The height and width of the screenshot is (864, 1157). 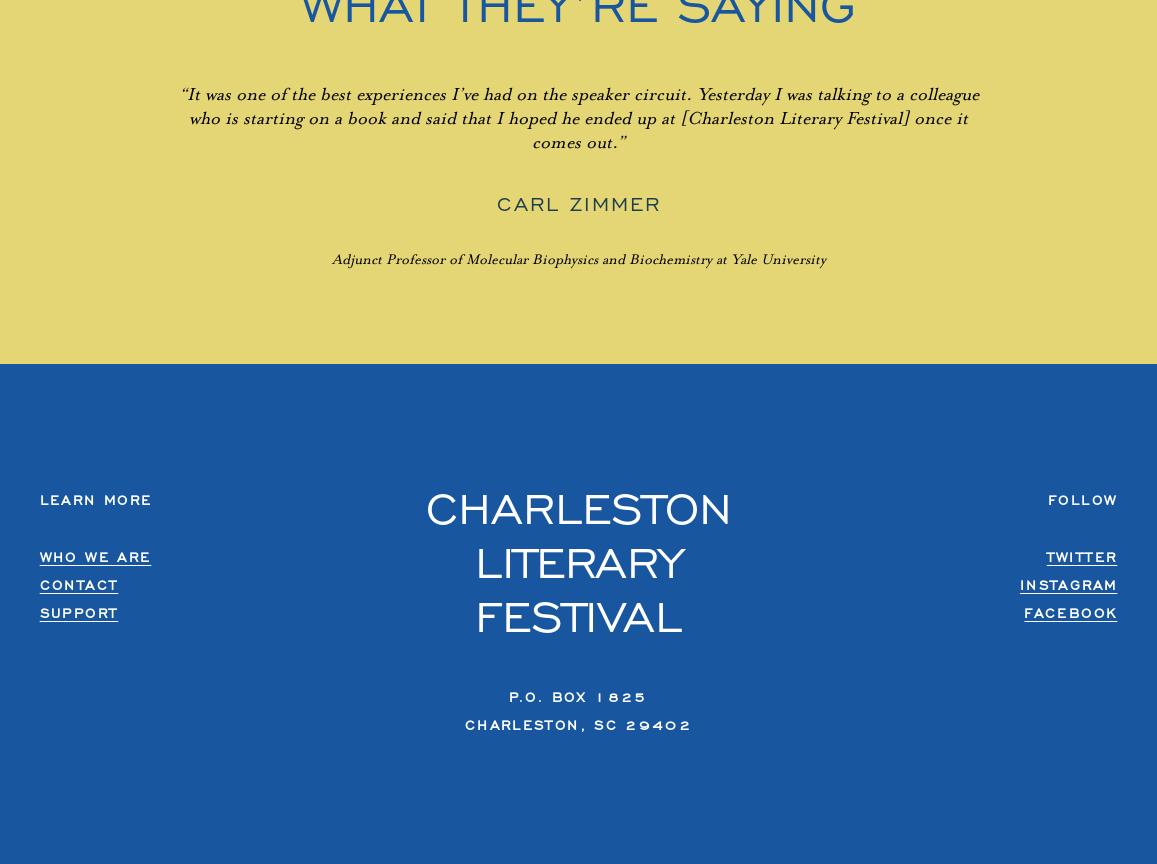 What do you see at coordinates (78, 611) in the screenshot?
I see `'Support'` at bounding box center [78, 611].